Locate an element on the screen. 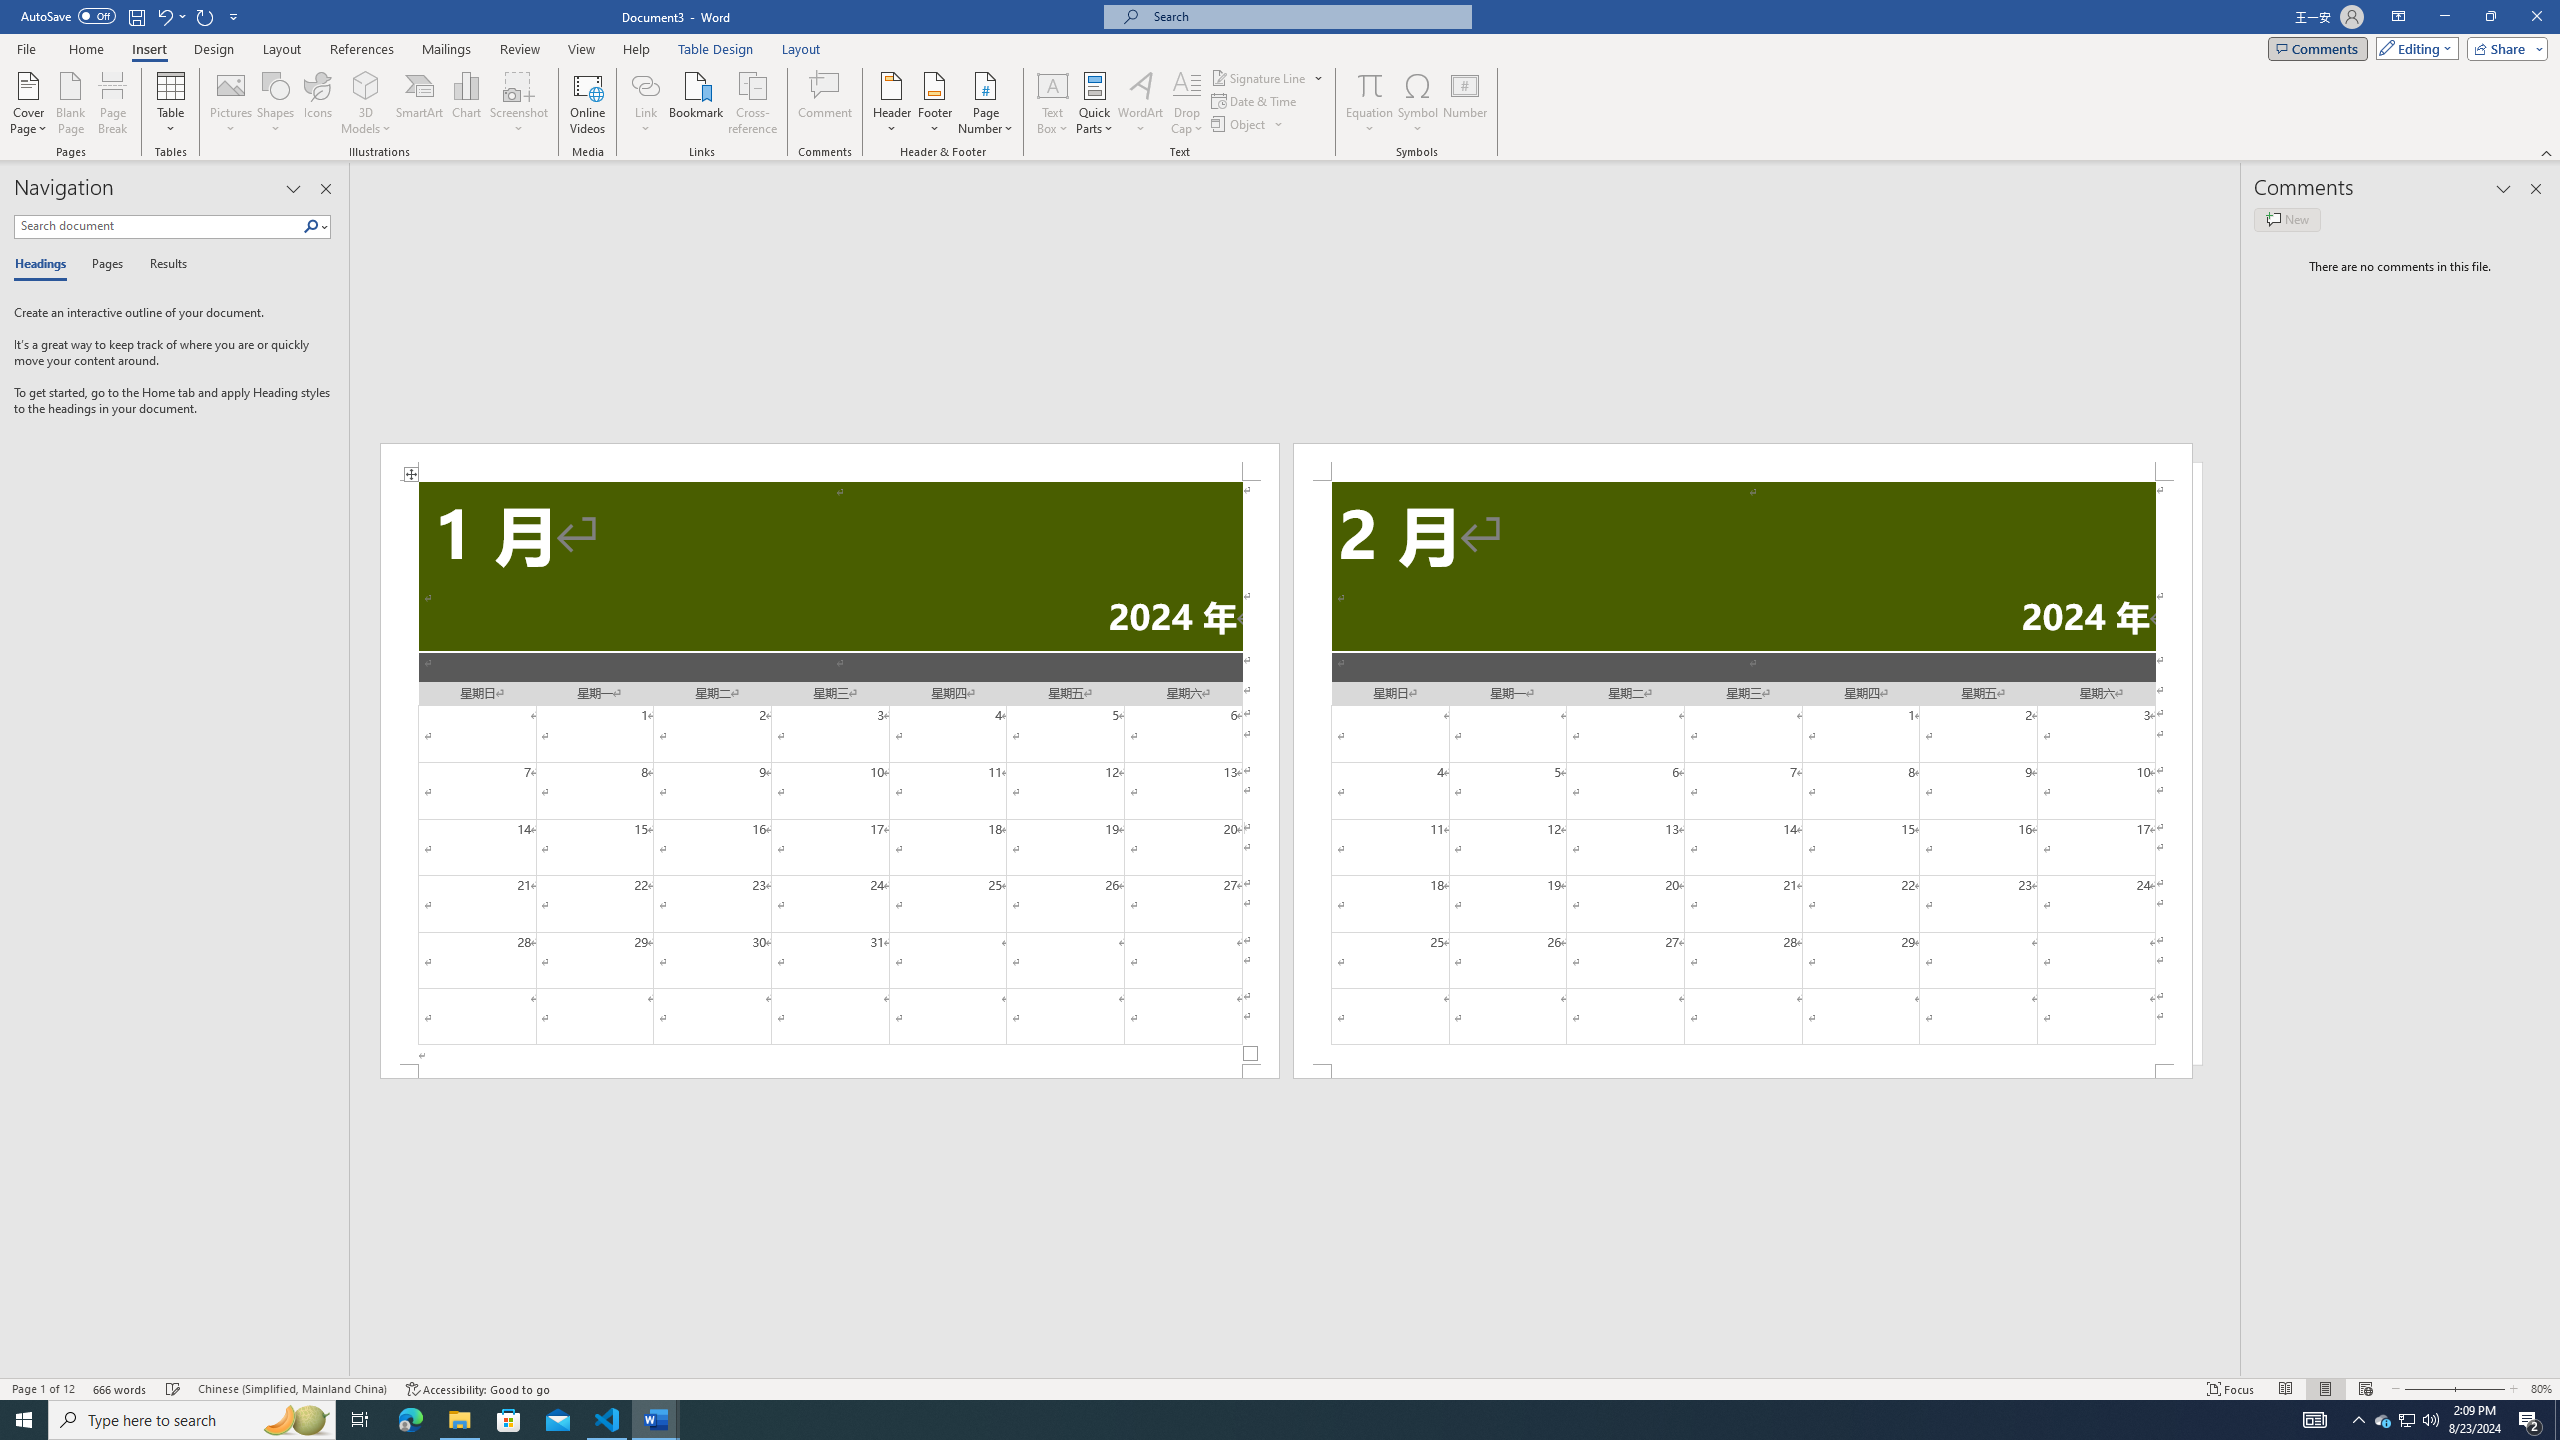 Image resolution: width=2560 pixels, height=1440 pixels. 'Online Videos...' is located at coordinates (587, 103).